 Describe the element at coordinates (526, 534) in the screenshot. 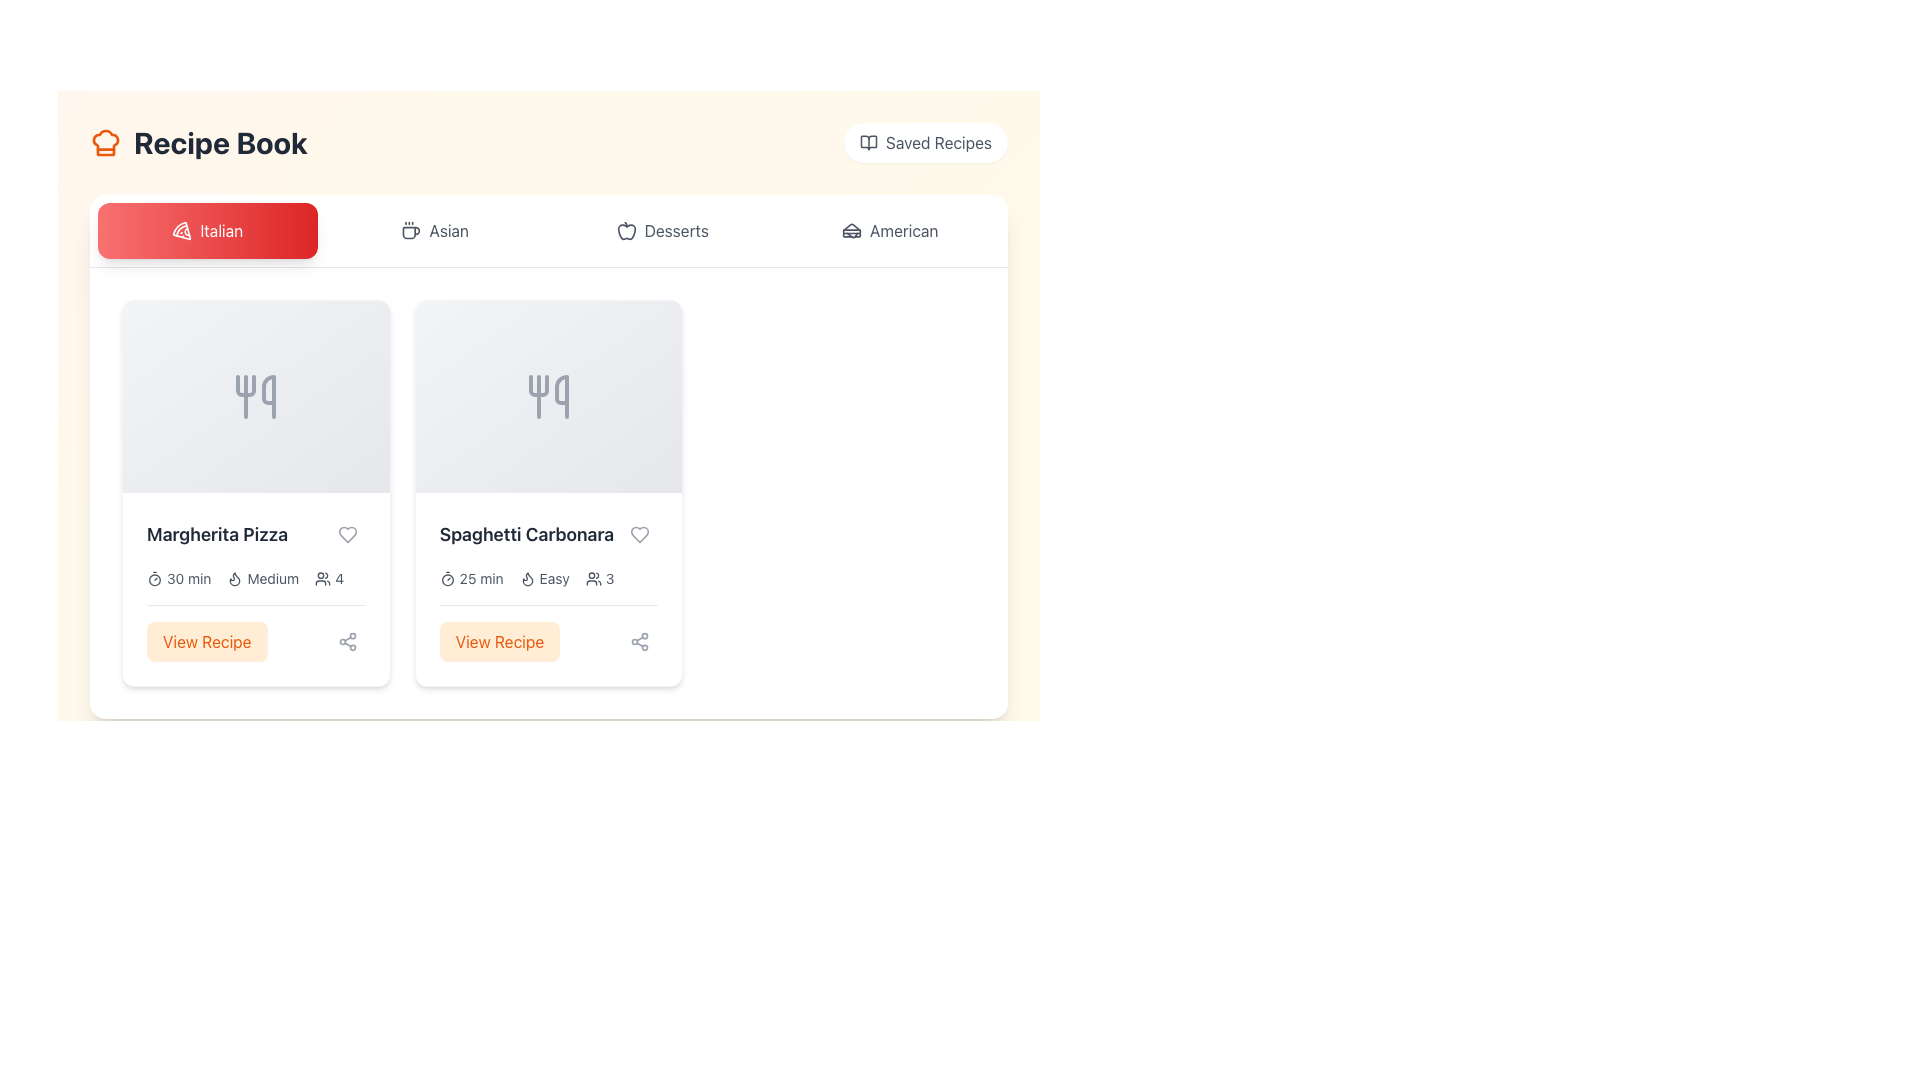

I see `the Text Label displaying the recipe name 'Spaghetti Carbonara', which is located within the right recipe card under the Italian section, just below the large dish icon` at that location.